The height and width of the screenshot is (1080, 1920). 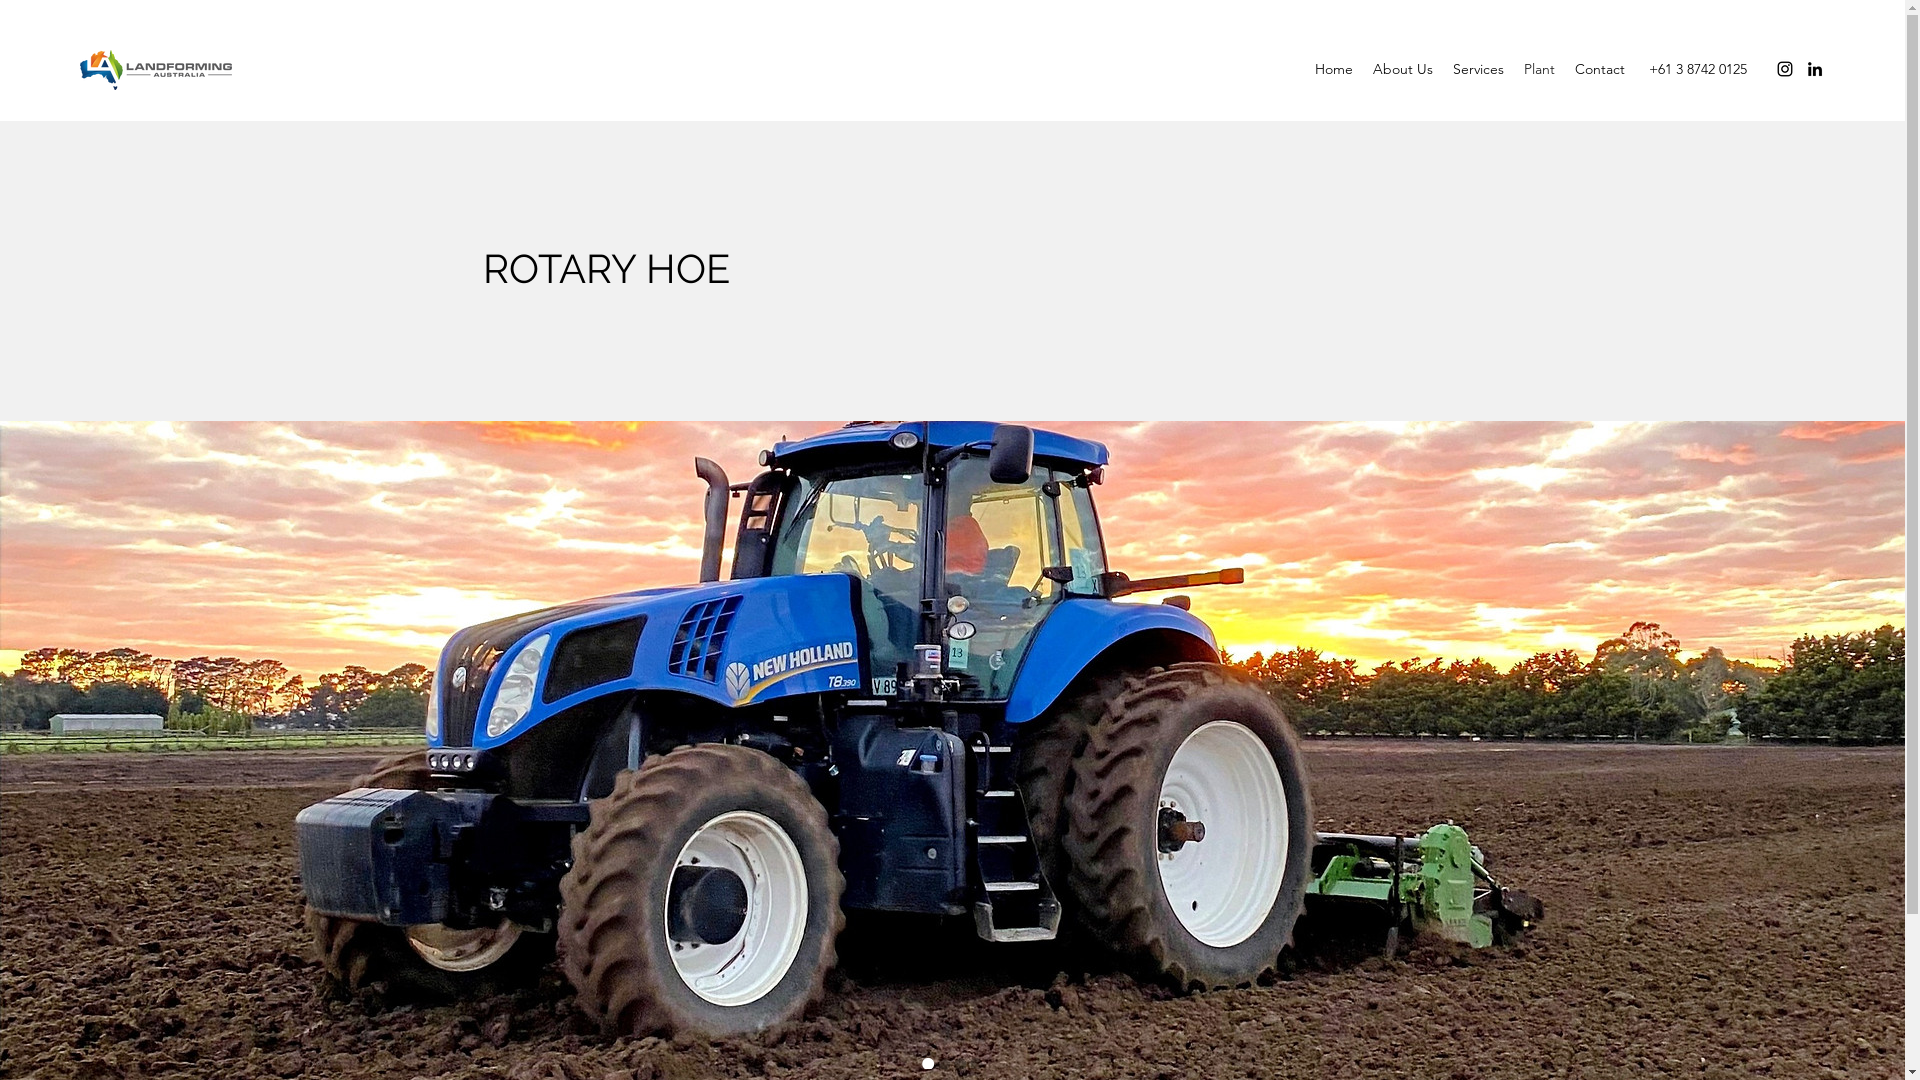 I want to click on 'Home', so click(x=1305, y=68).